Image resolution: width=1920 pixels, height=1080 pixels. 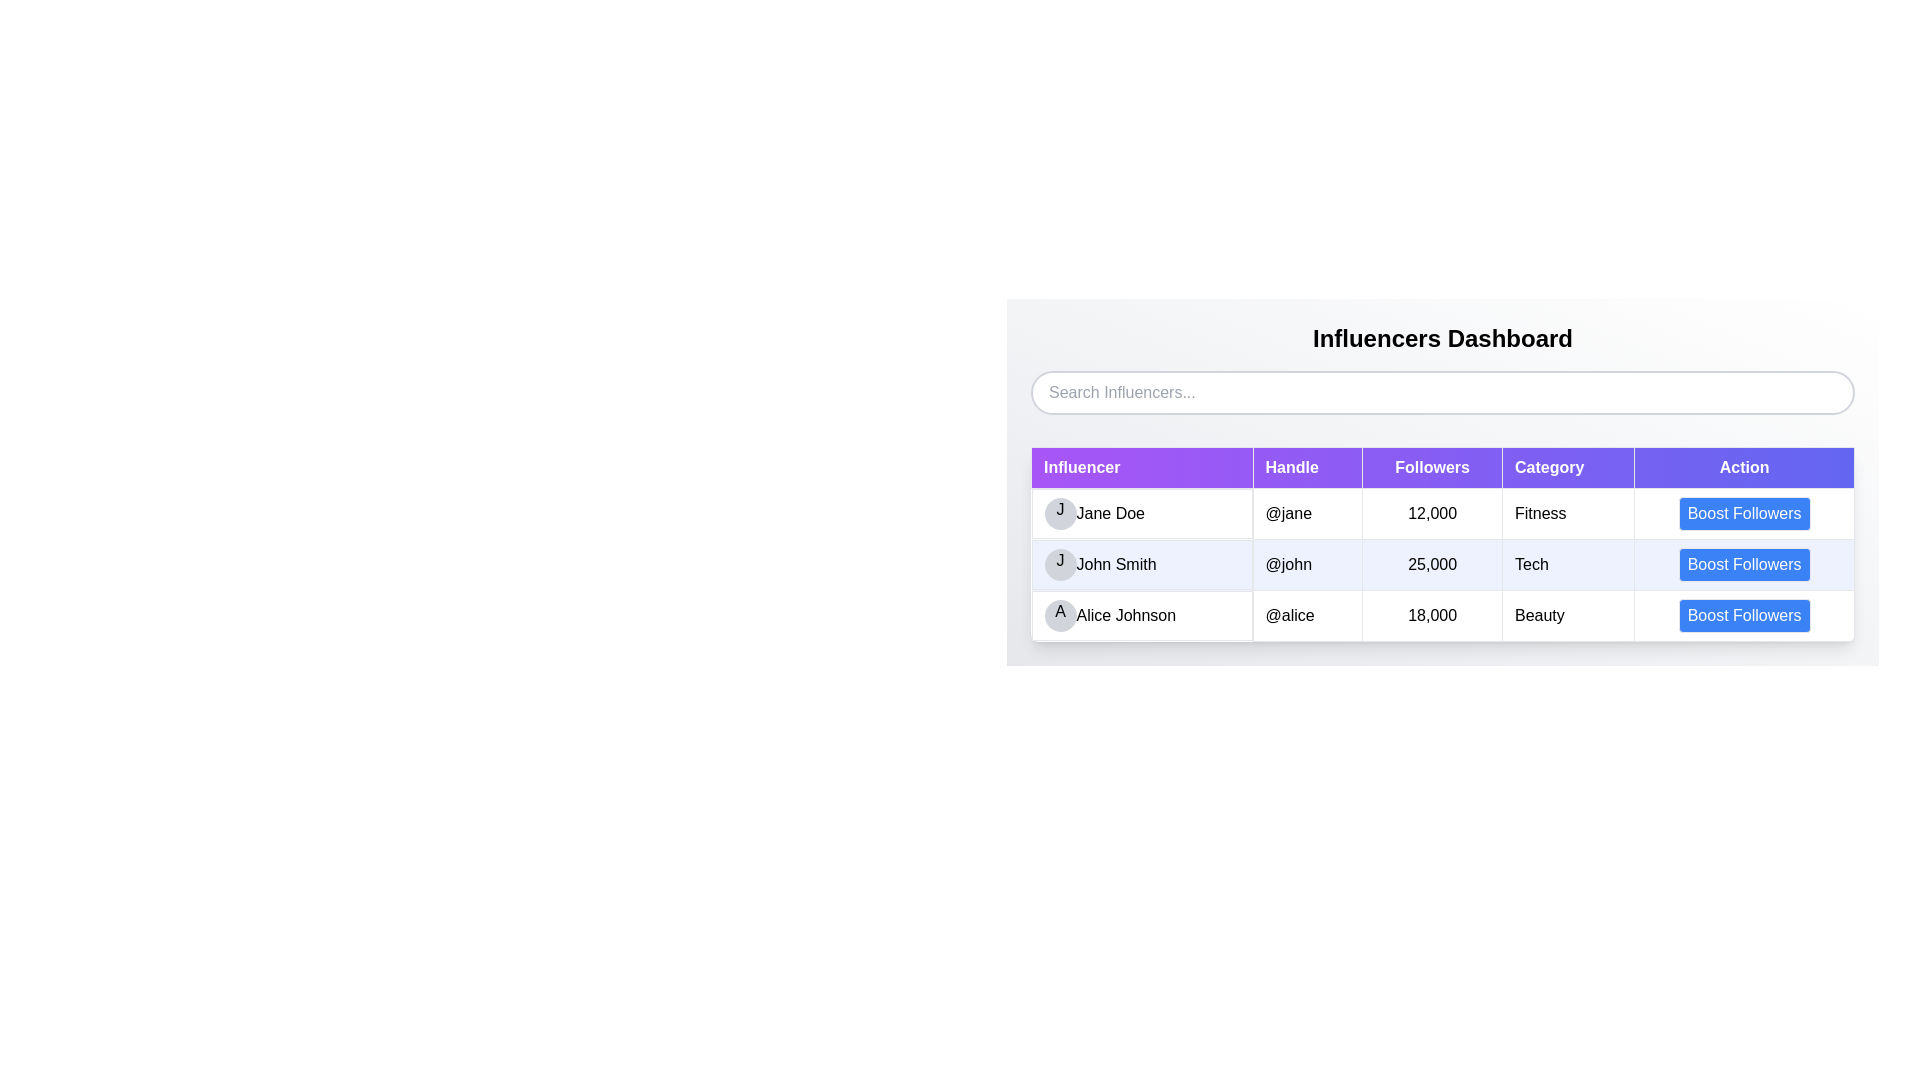 What do you see at coordinates (1742, 512) in the screenshot?
I see `the 'Boost Followers' button for the influencer '@jane' located in the 'Action' column of the Influencers Dashboard table` at bounding box center [1742, 512].